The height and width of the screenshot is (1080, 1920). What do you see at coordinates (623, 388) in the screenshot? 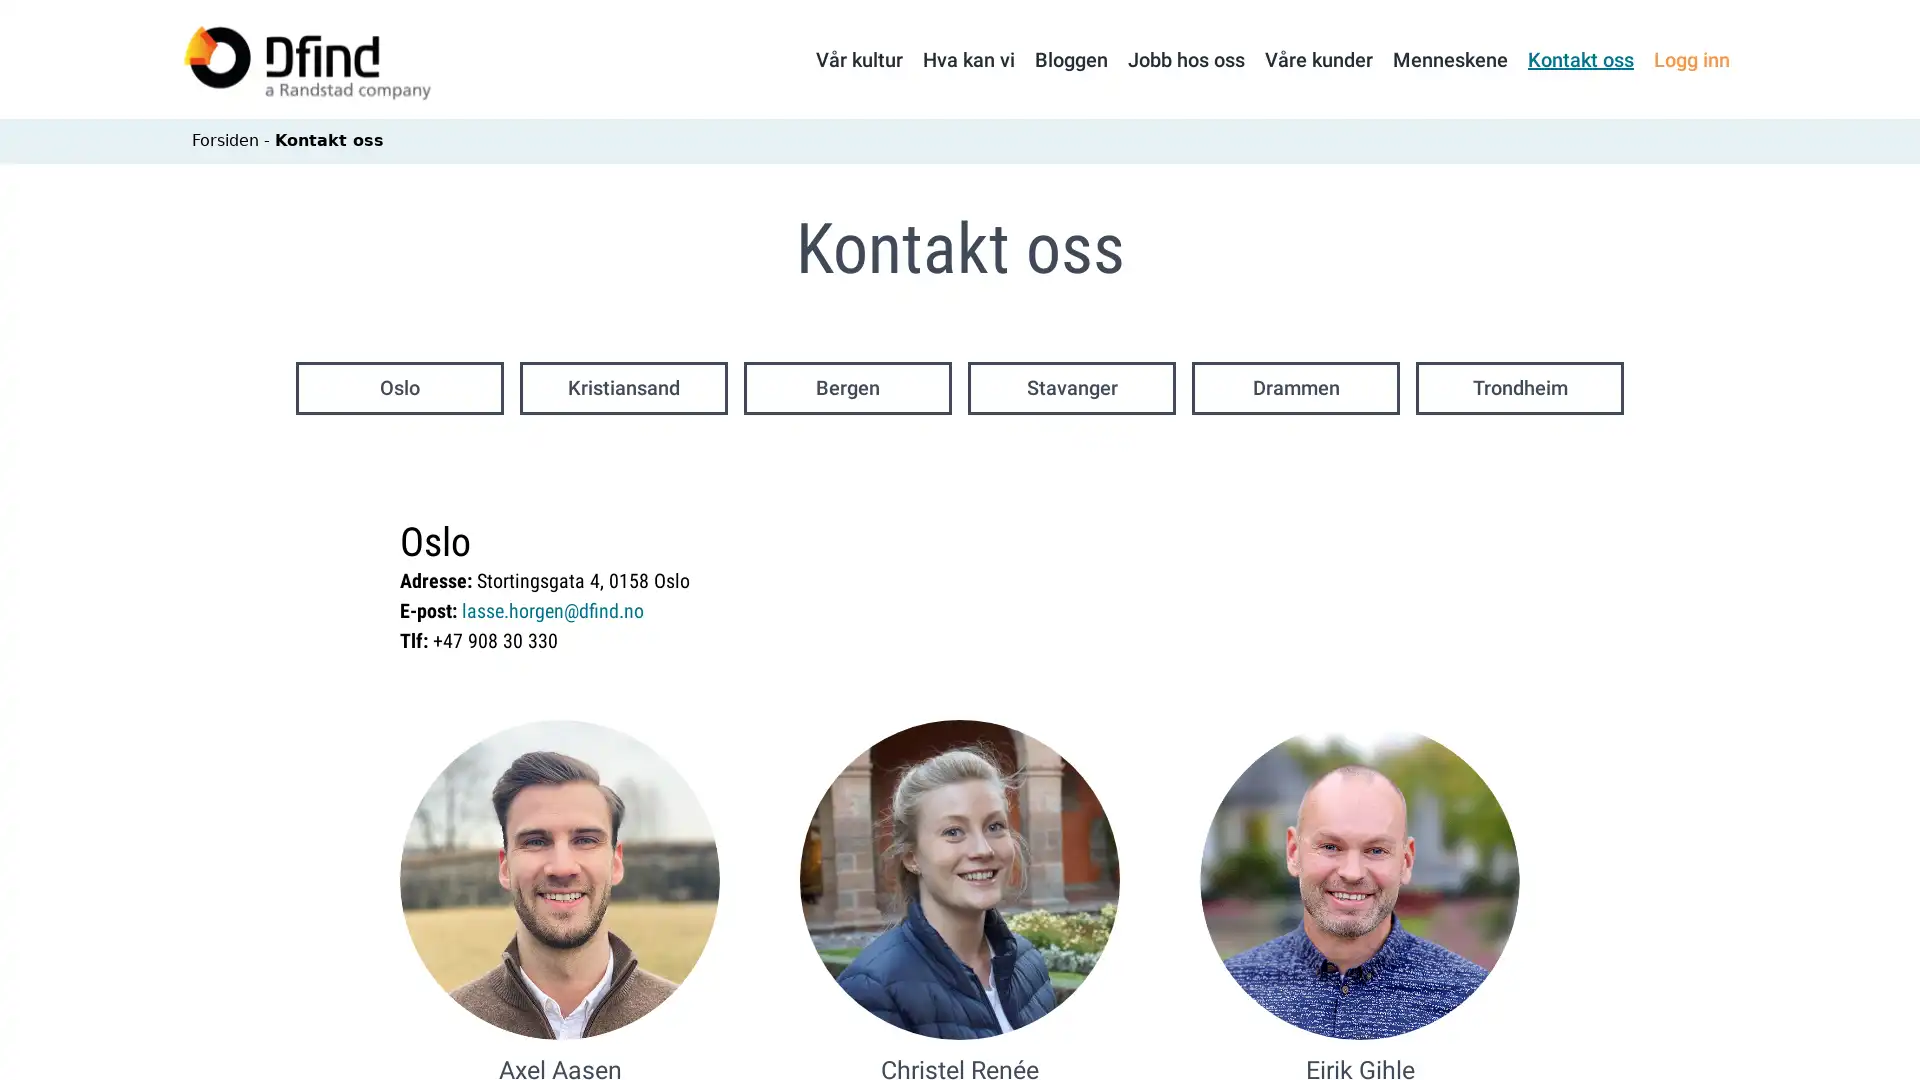
I see `Kristiansand` at bounding box center [623, 388].